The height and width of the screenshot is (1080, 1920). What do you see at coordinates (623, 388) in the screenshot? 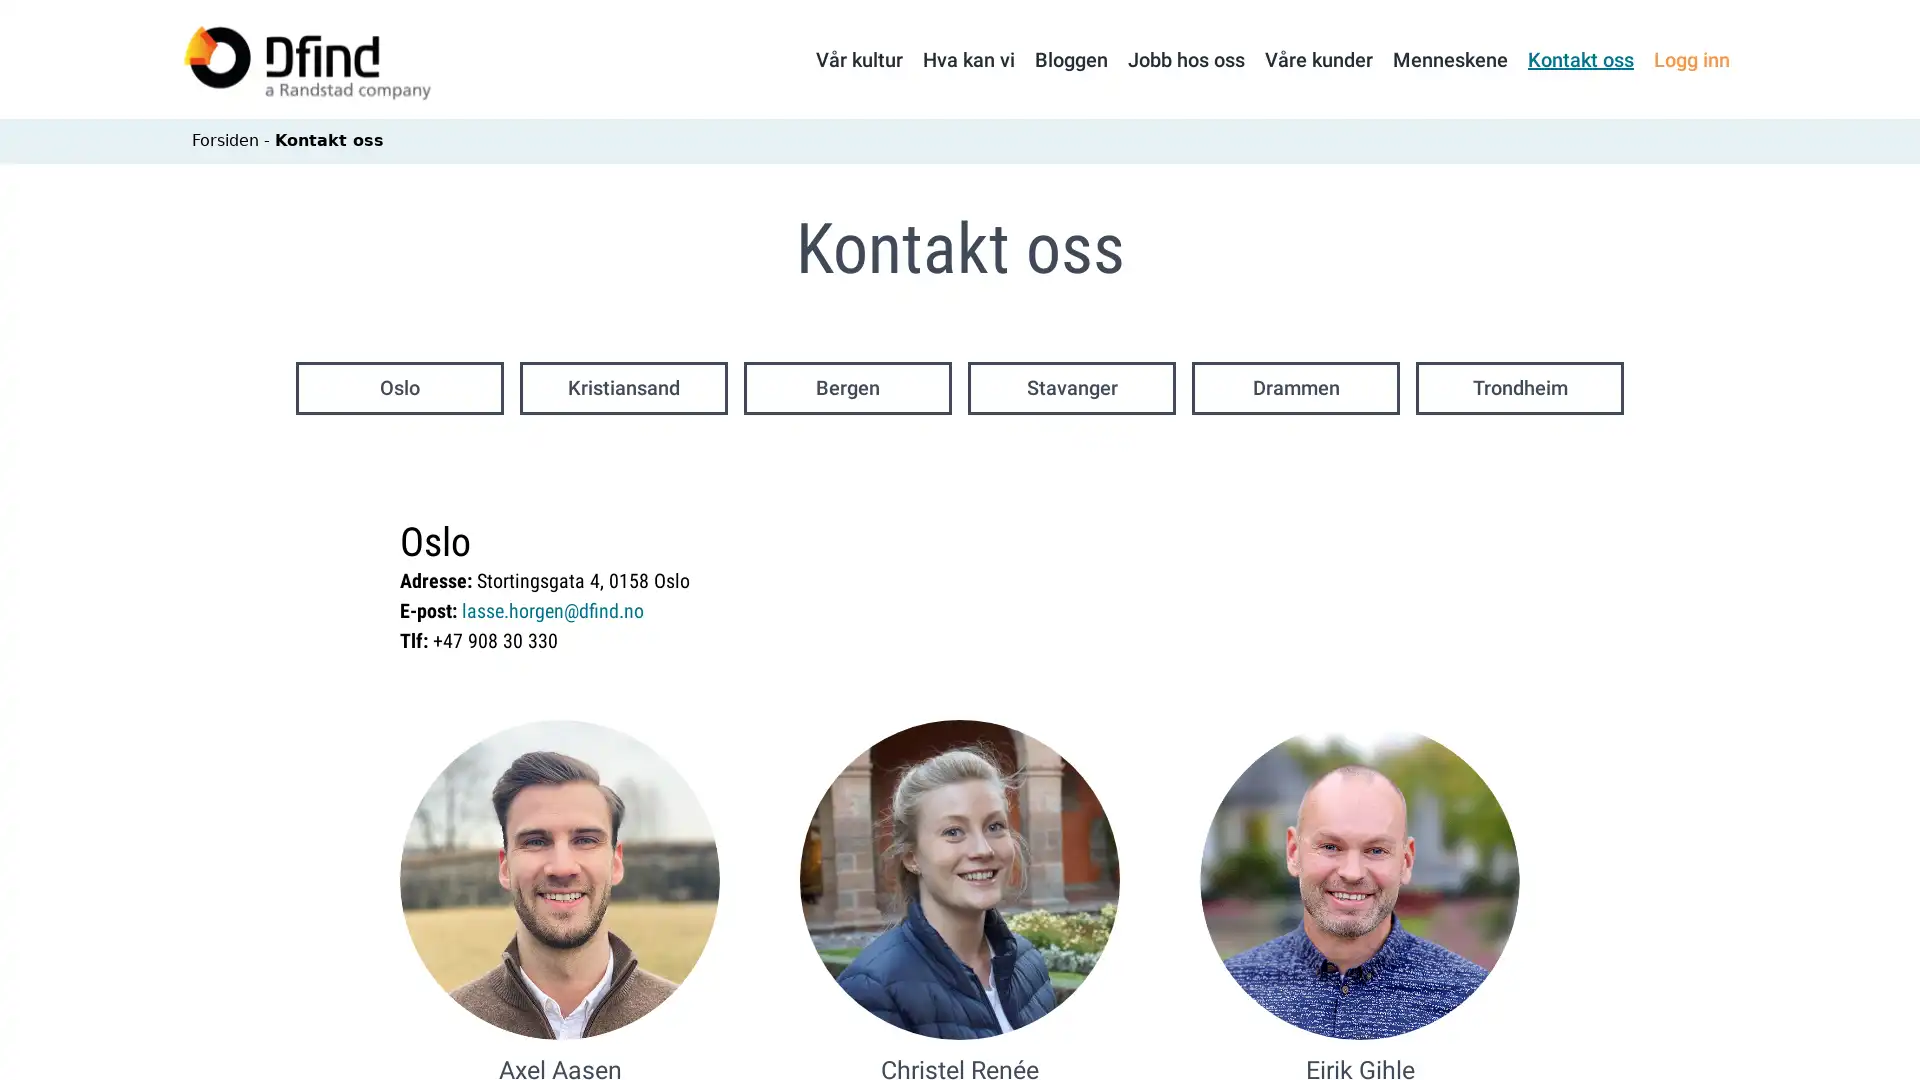
I see `Kristiansand` at bounding box center [623, 388].